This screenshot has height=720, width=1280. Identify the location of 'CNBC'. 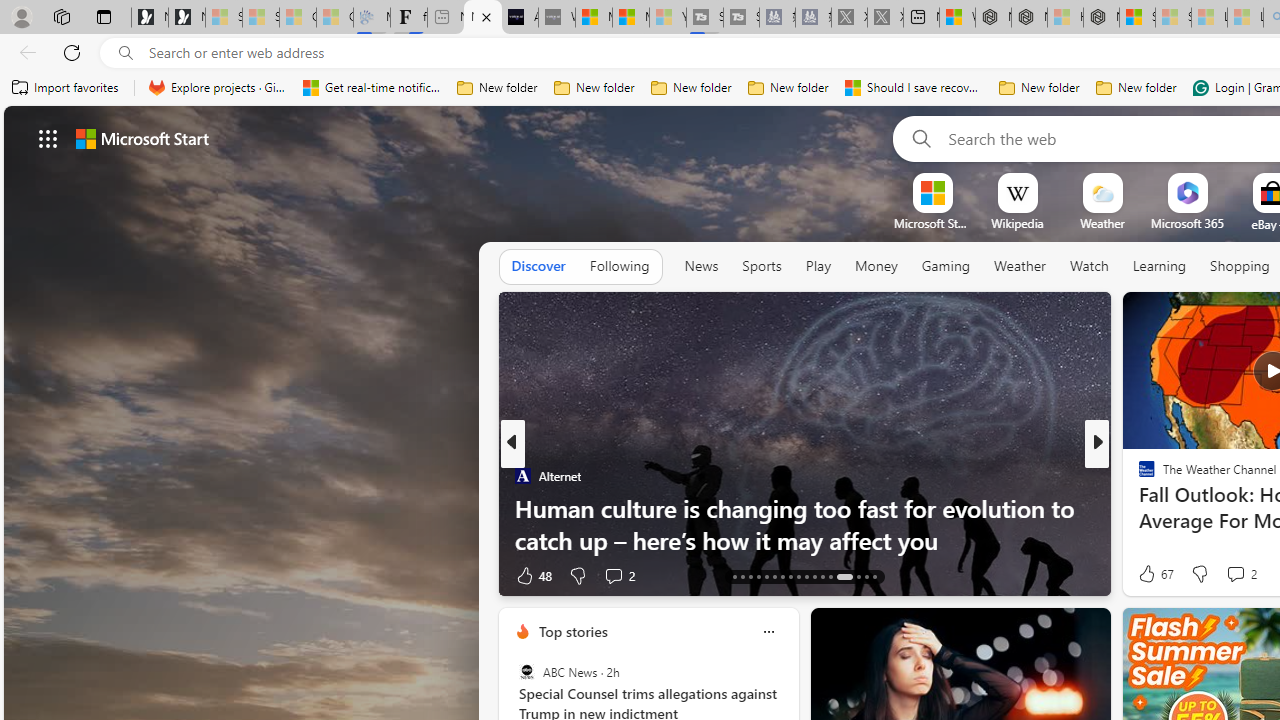
(1138, 475).